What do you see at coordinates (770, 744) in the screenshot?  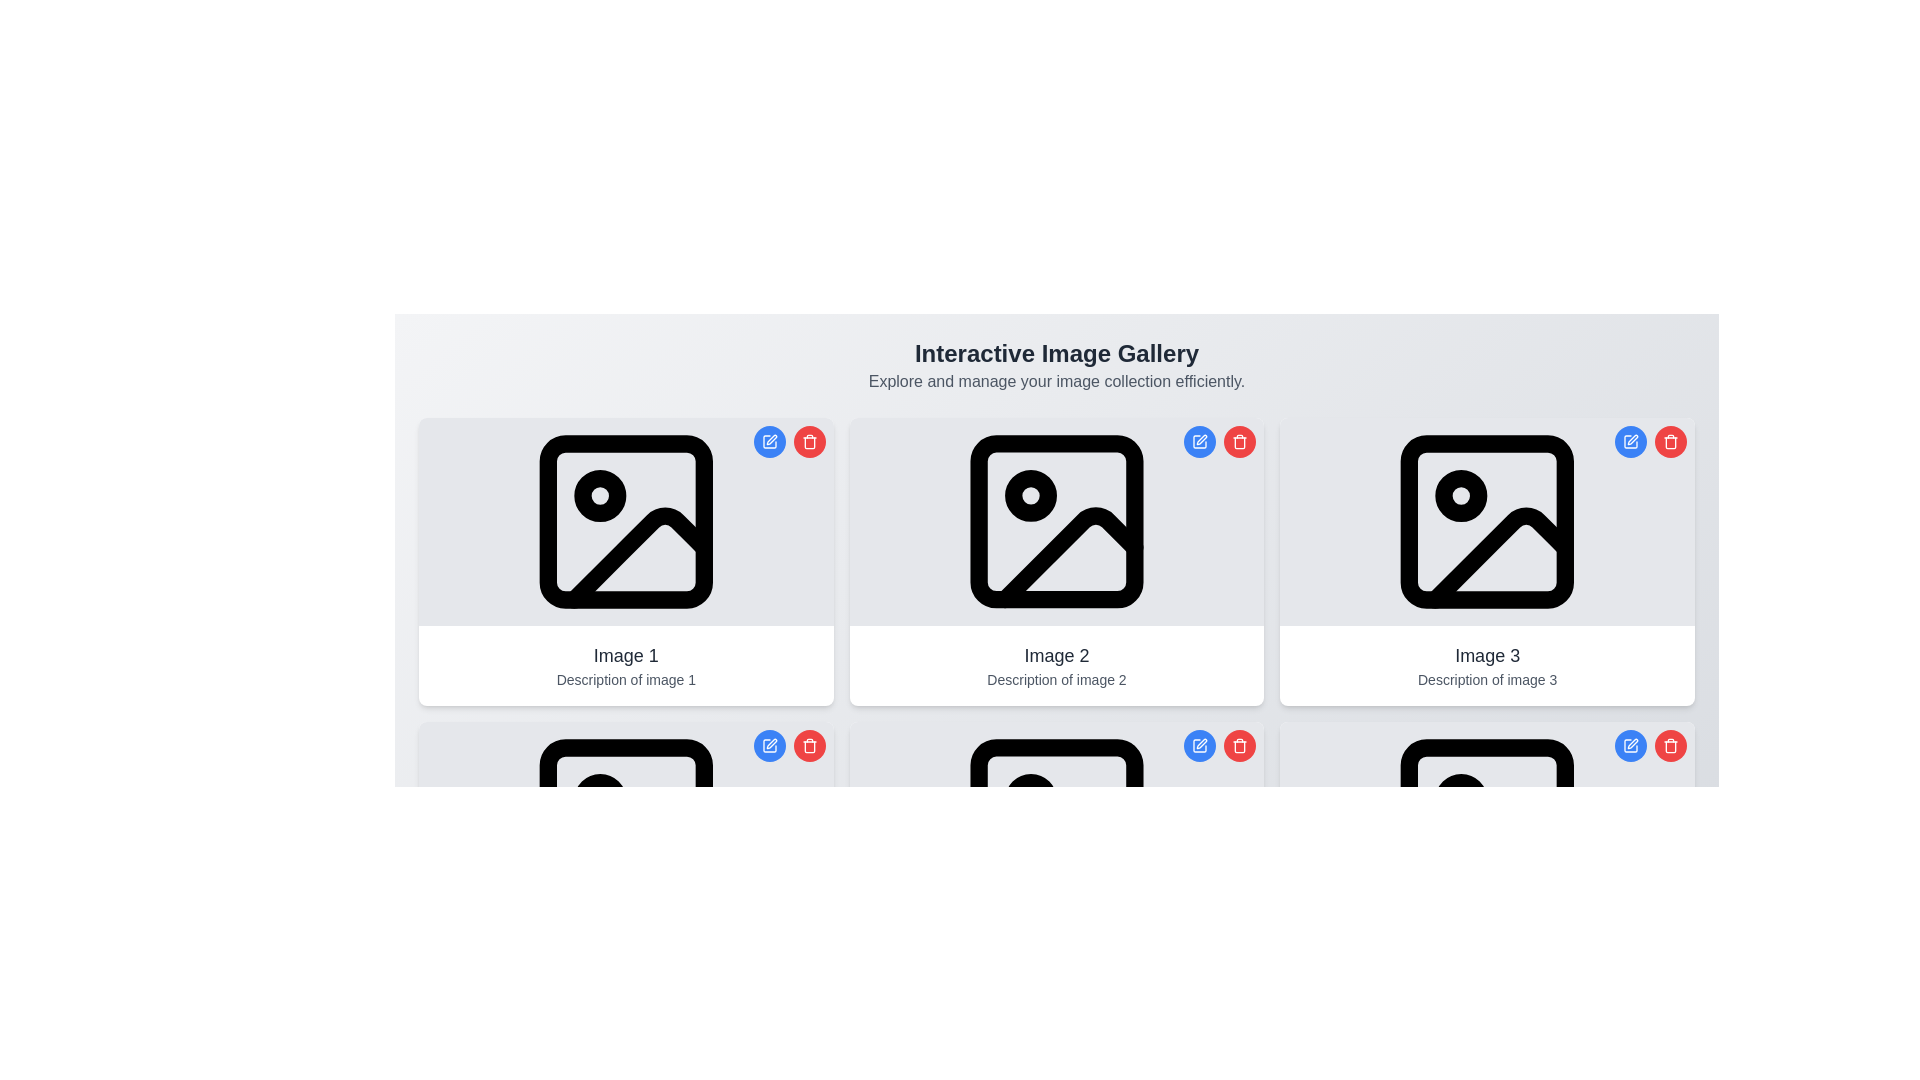 I see `the fountain pen icon in the 'edit' action area above 'Image 2' in the 'Interactive Image Gallery' interface` at bounding box center [770, 744].